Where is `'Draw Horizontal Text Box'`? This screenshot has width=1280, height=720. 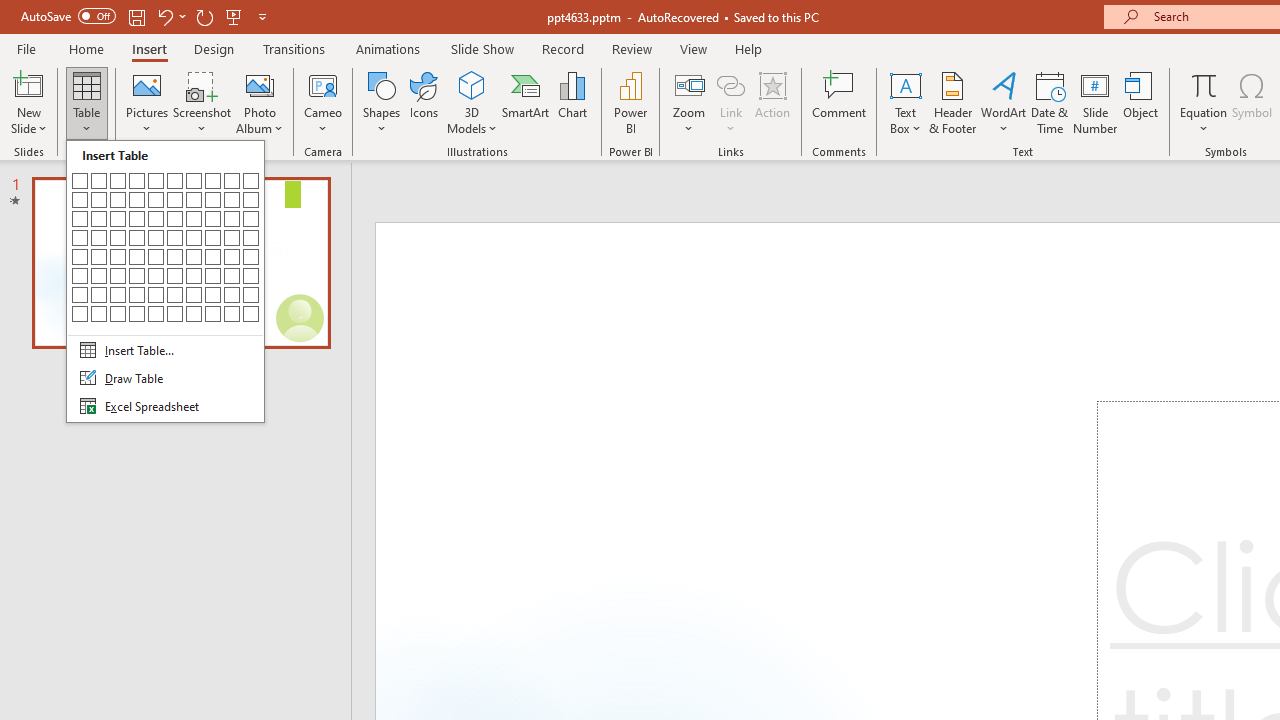
'Draw Horizontal Text Box' is located at coordinates (904, 84).